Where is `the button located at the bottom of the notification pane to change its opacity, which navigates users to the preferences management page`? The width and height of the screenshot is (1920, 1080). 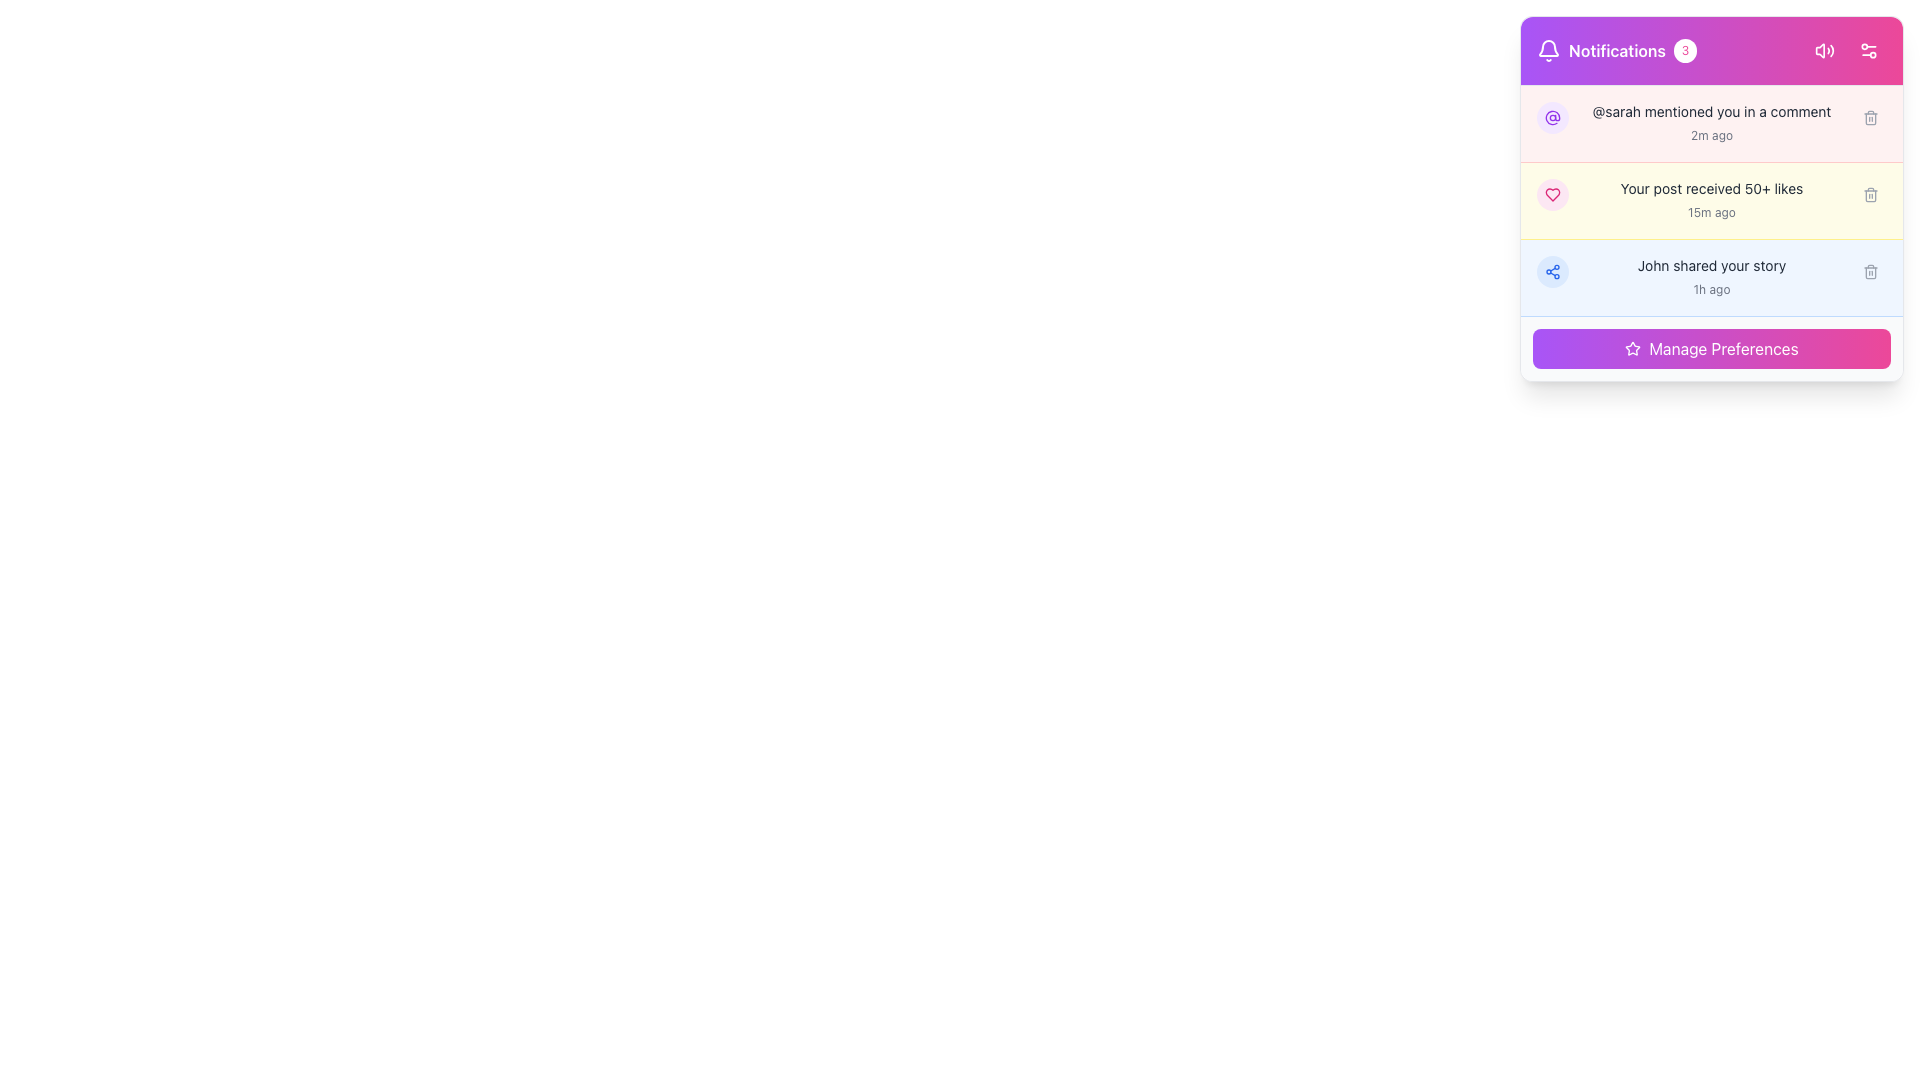
the button located at the bottom of the notification pane to change its opacity, which navigates users to the preferences management page is located at coordinates (1711, 347).